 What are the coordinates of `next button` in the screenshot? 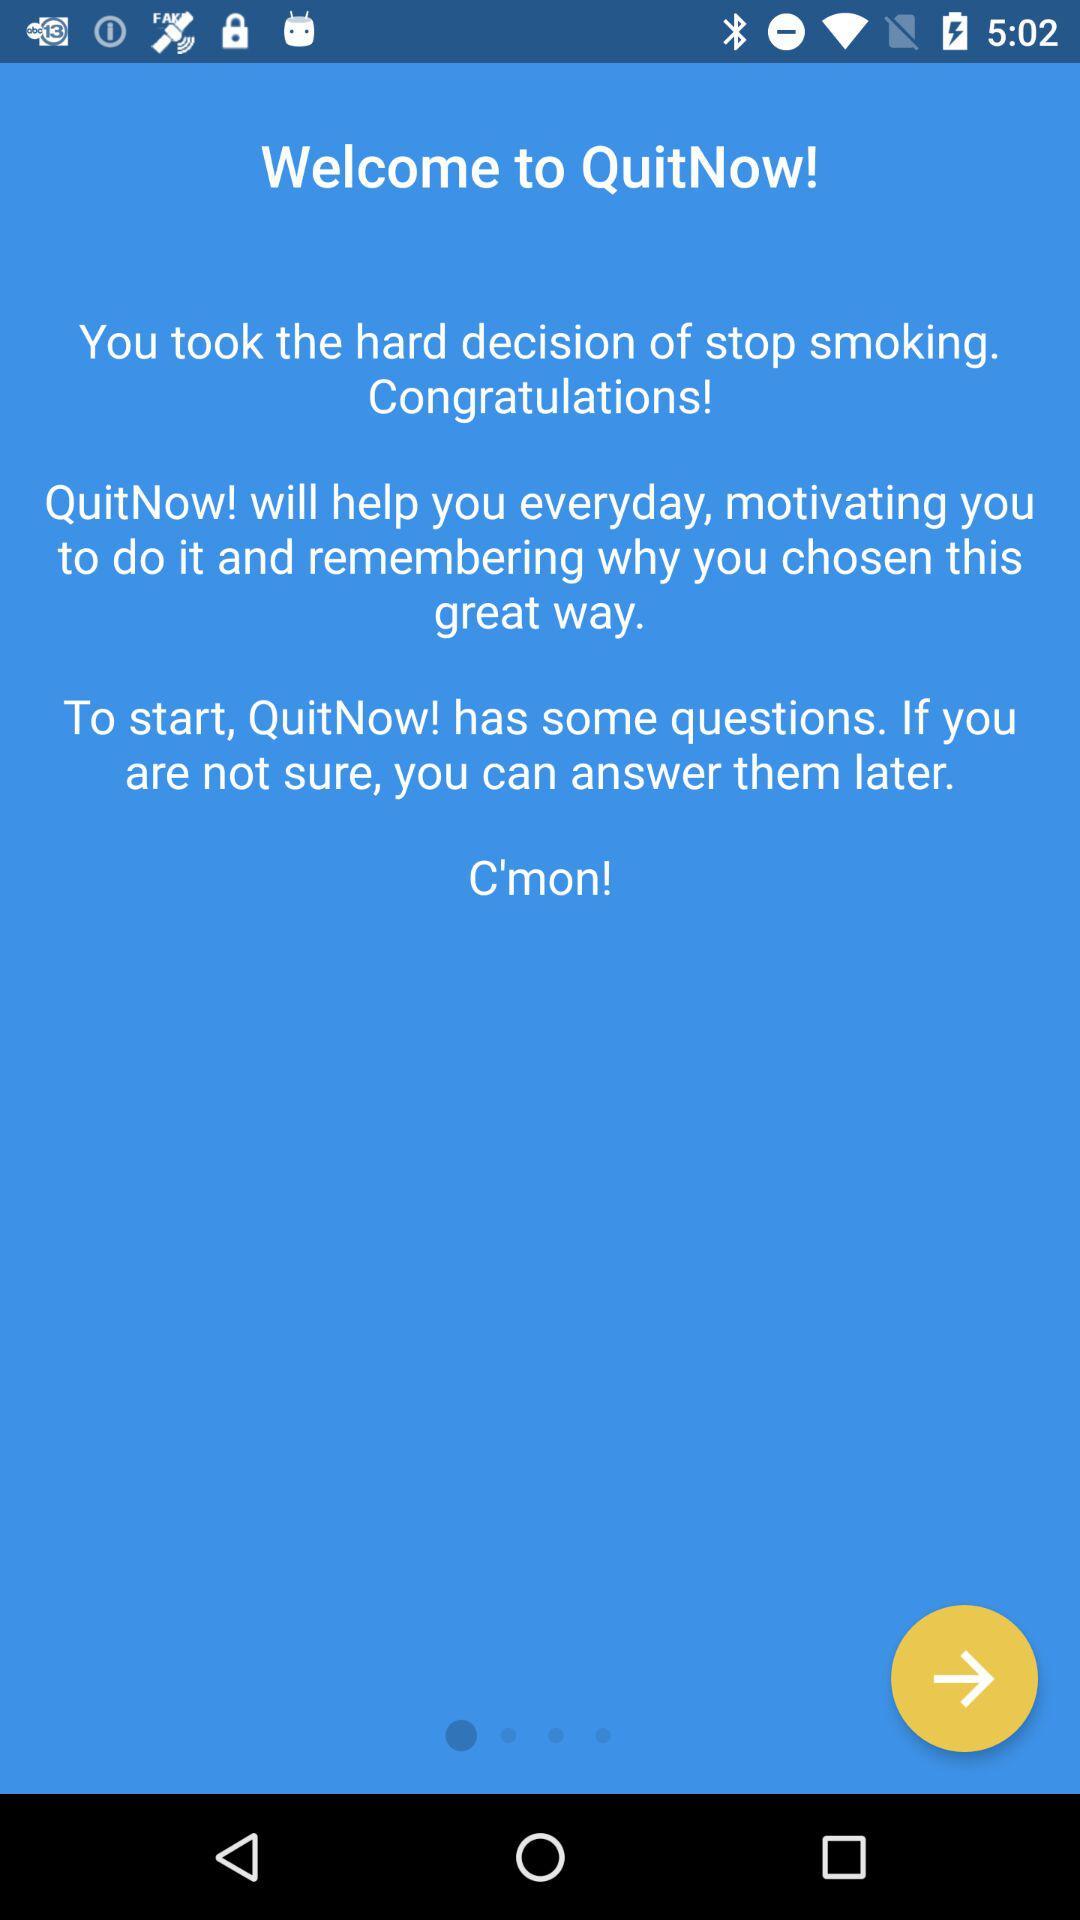 It's located at (963, 1678).